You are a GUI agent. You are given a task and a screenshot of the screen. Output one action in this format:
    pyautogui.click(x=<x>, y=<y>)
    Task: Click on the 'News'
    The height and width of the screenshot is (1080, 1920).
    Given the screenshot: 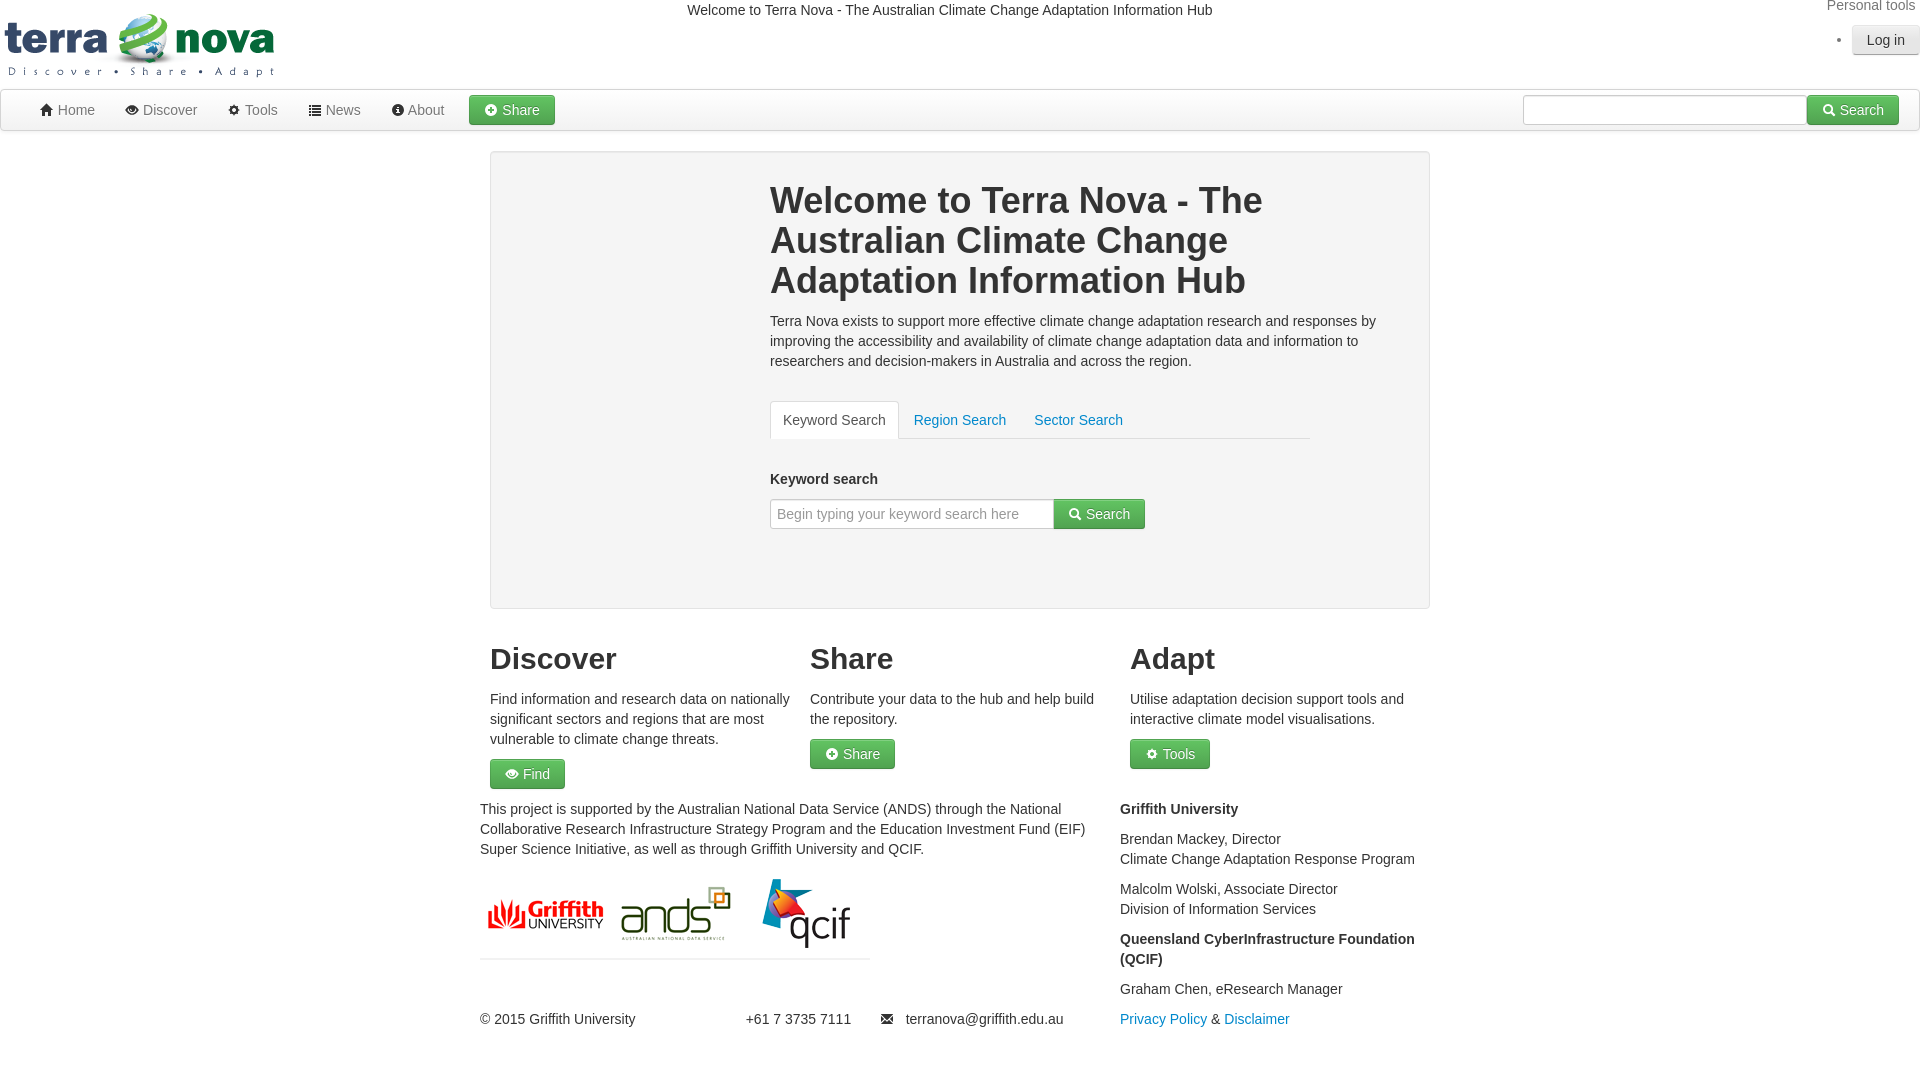 What is the action you would take?
    pyautogui.click(x=334, y=110)
    